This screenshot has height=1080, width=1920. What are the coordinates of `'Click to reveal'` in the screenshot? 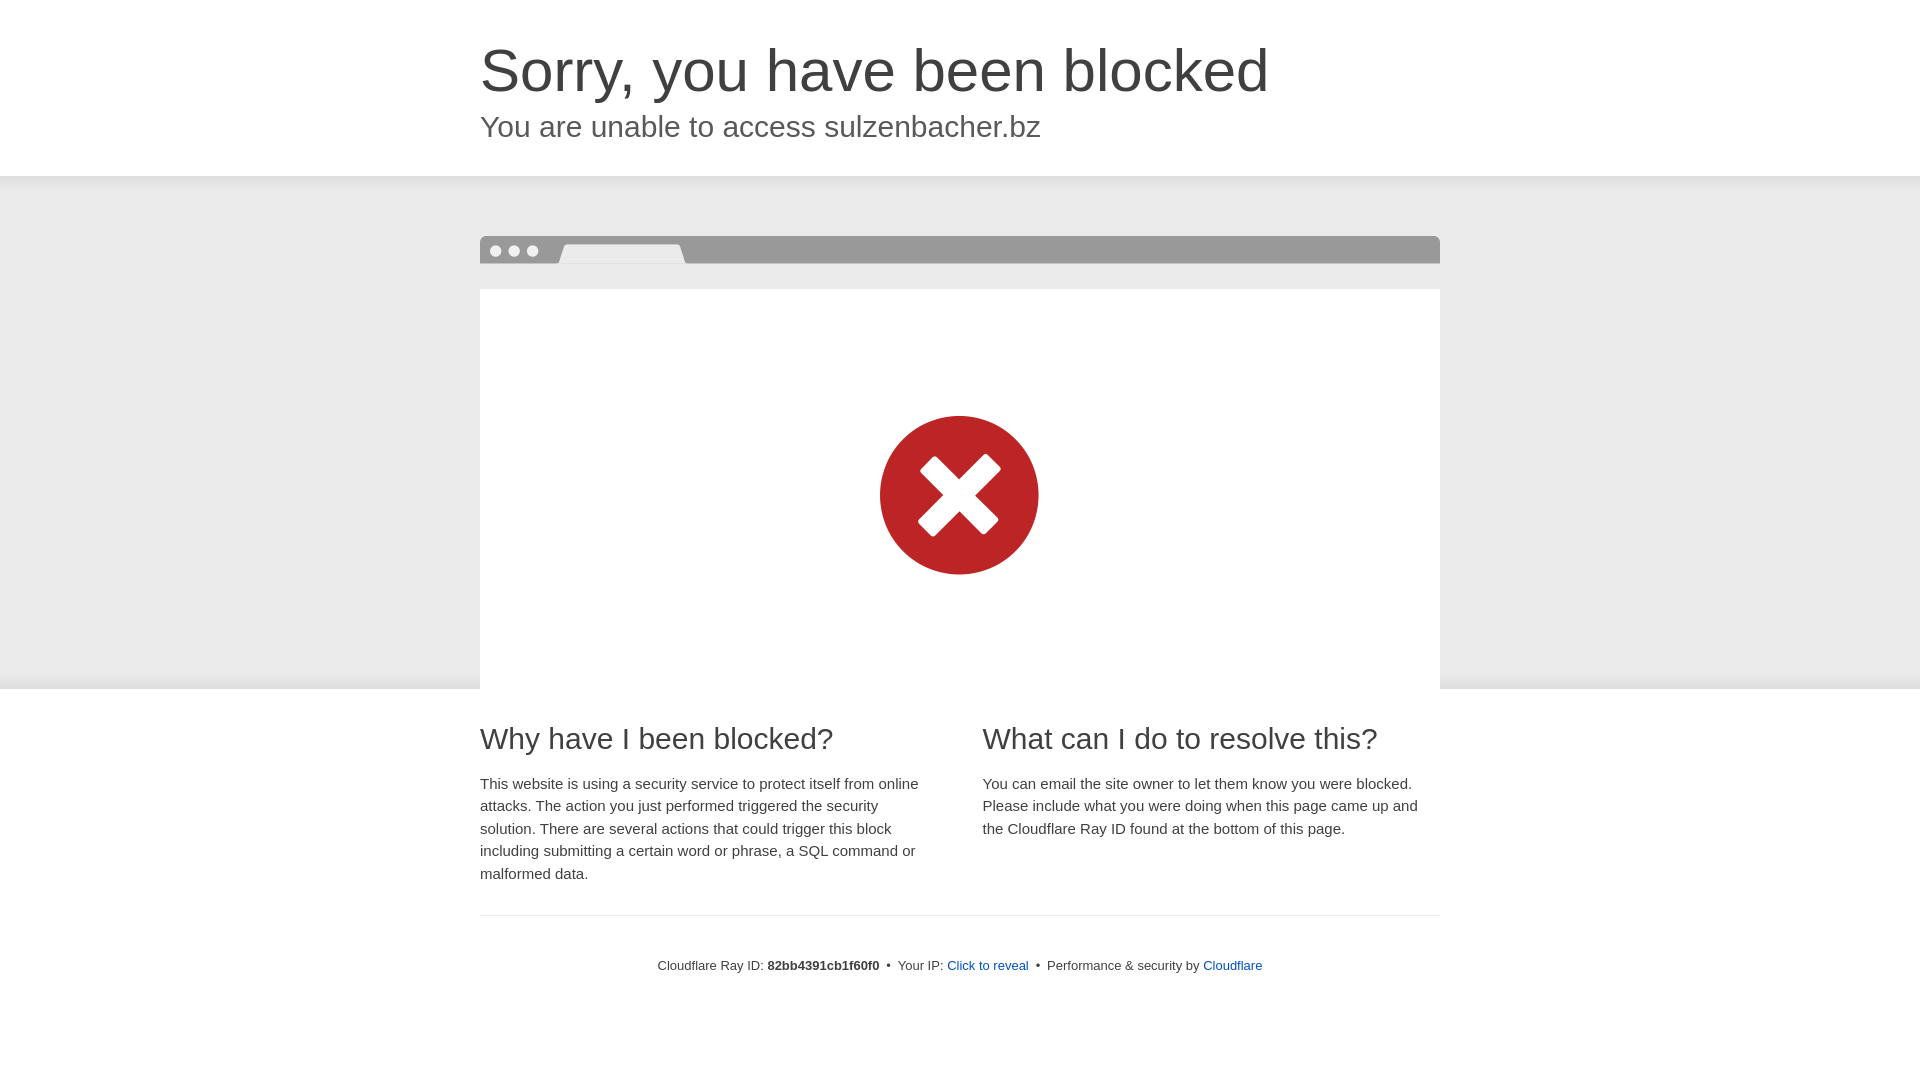 It's located at (945, 964).